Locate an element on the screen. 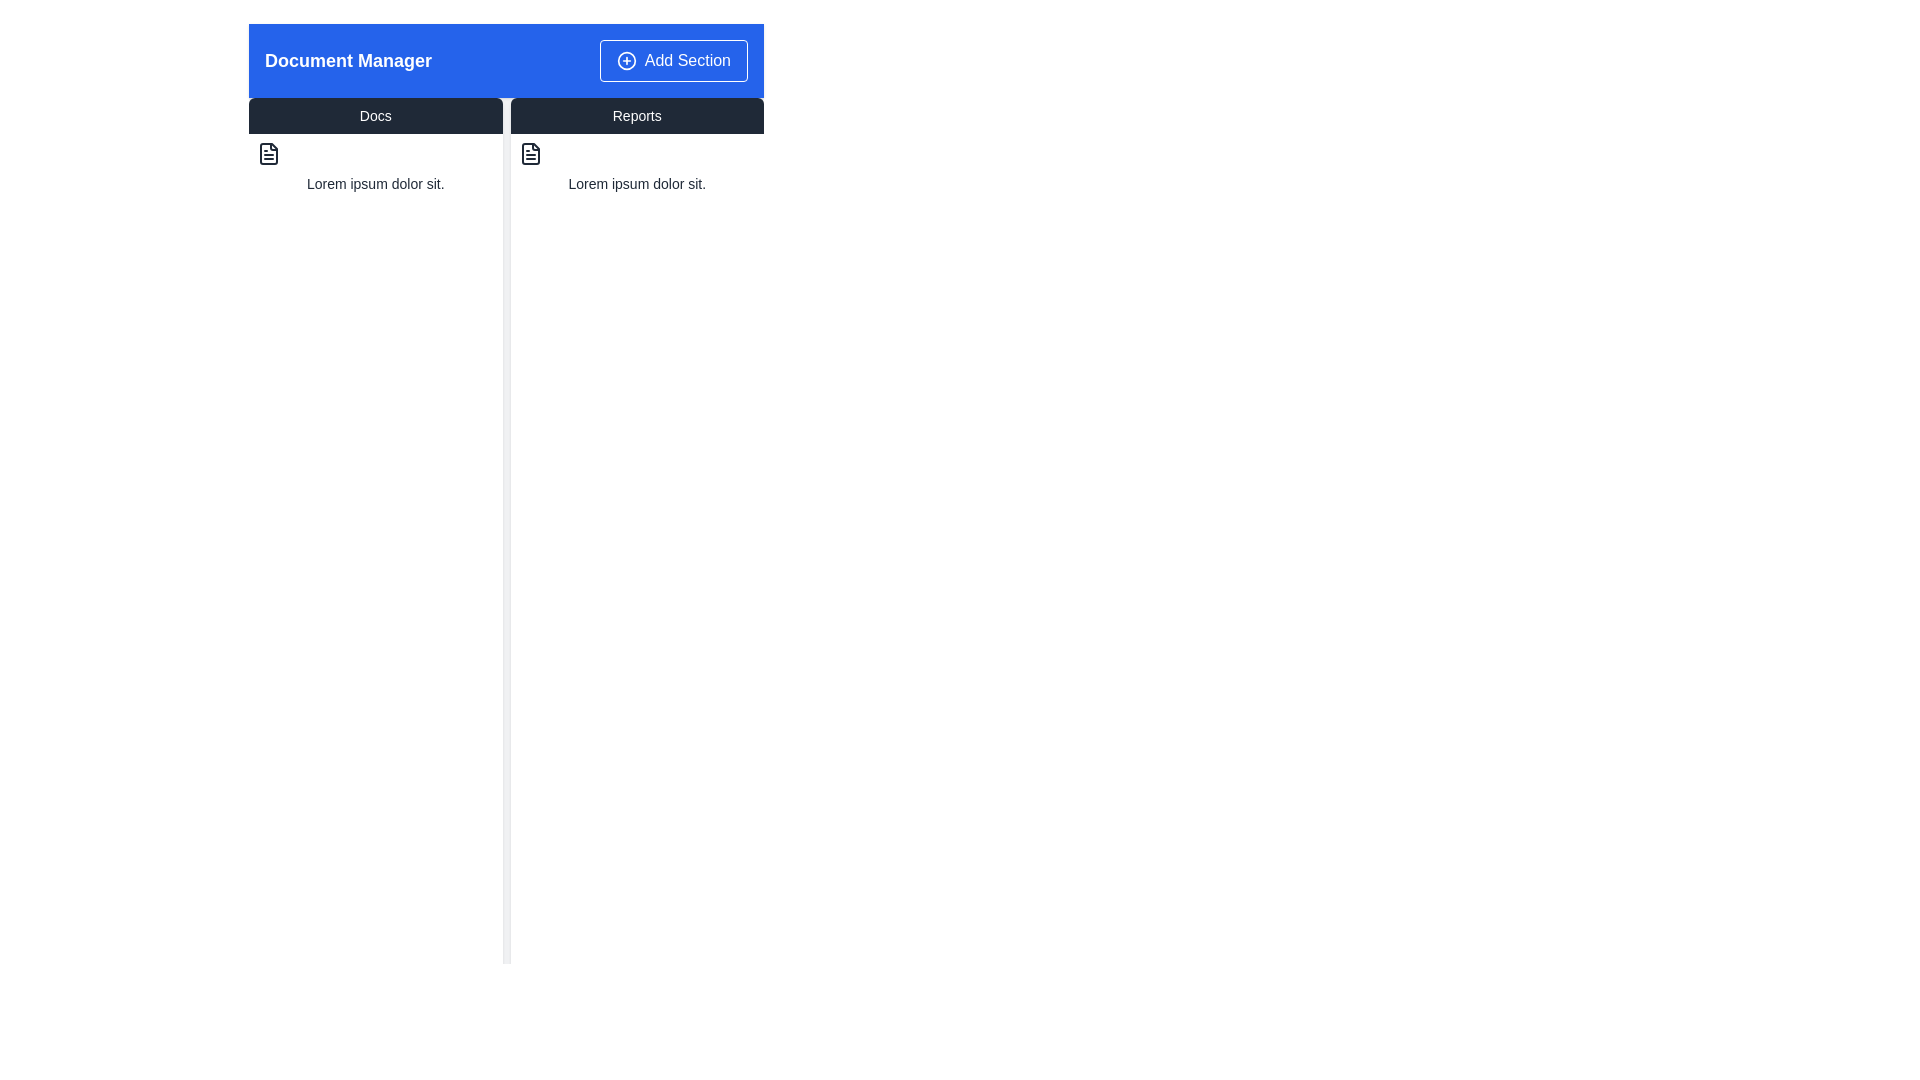 The width and height of the screenshot is (1920, 1080). the 'Document Manager' text label, which is a bold, large font label in white on a blue background, positioned on the left side of the header bar is located at coordinates (348, 60).